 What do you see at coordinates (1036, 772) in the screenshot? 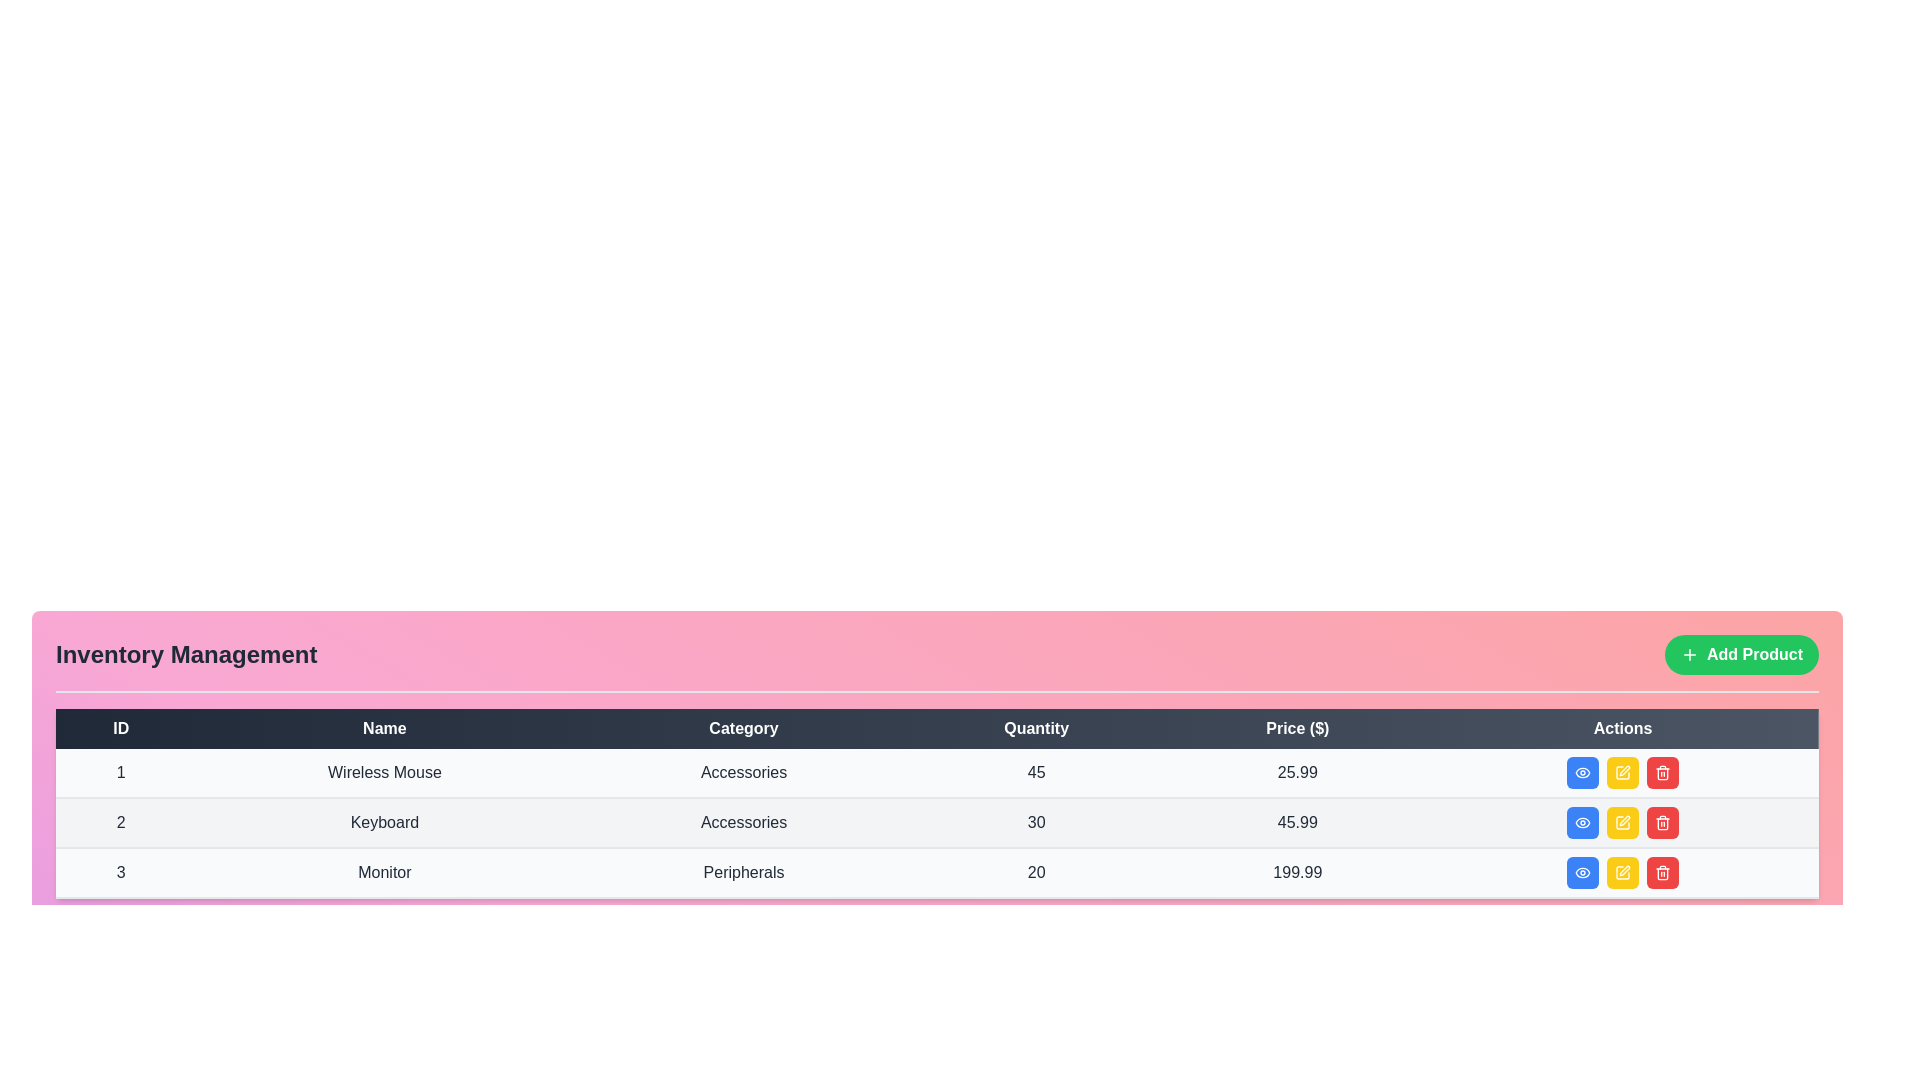
I see `the static text element displaying the number '45' in the 'Quantity' column of the table for 'Wireless Mouse'` at bounding box center [1036, 772].